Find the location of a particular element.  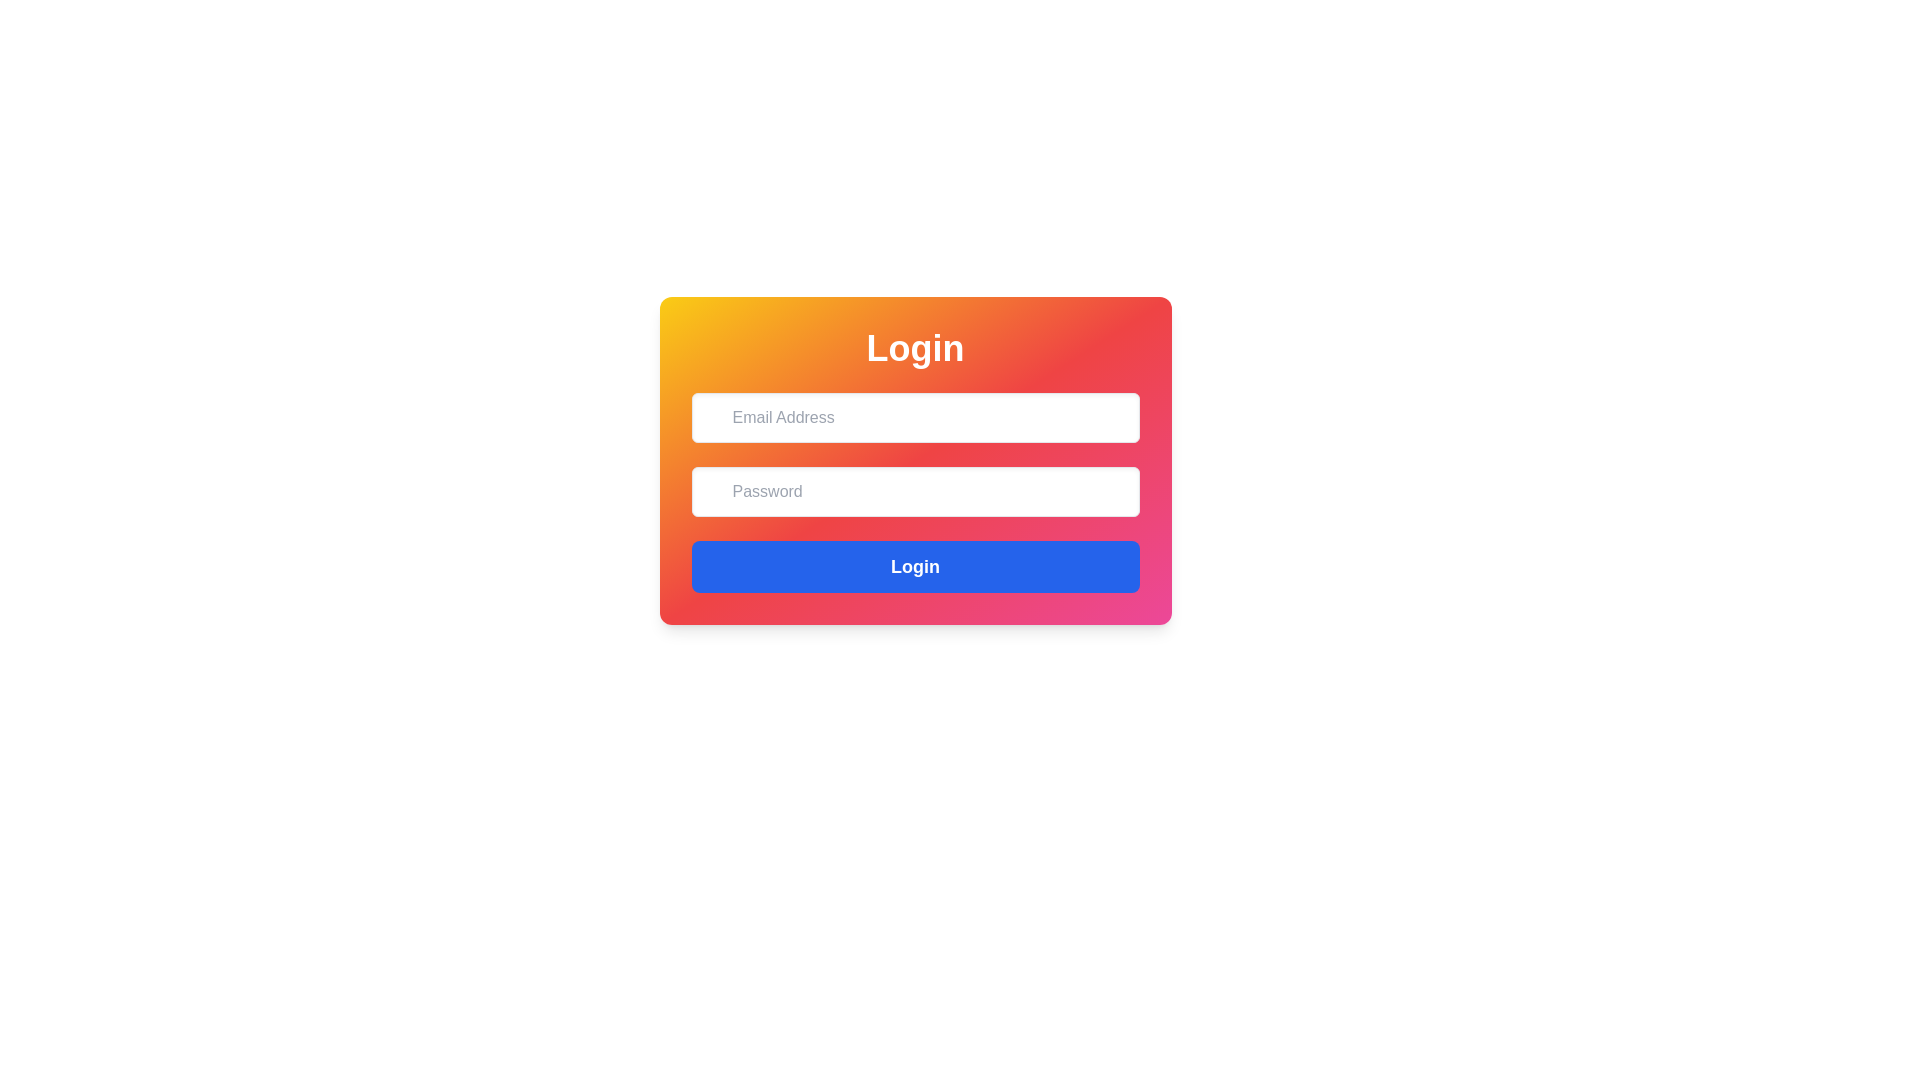

the text label indicating the purpose of the user login interface, which is located at the top-center of the rounded rectangle with a gradient background is located at coordinates (914, 347).